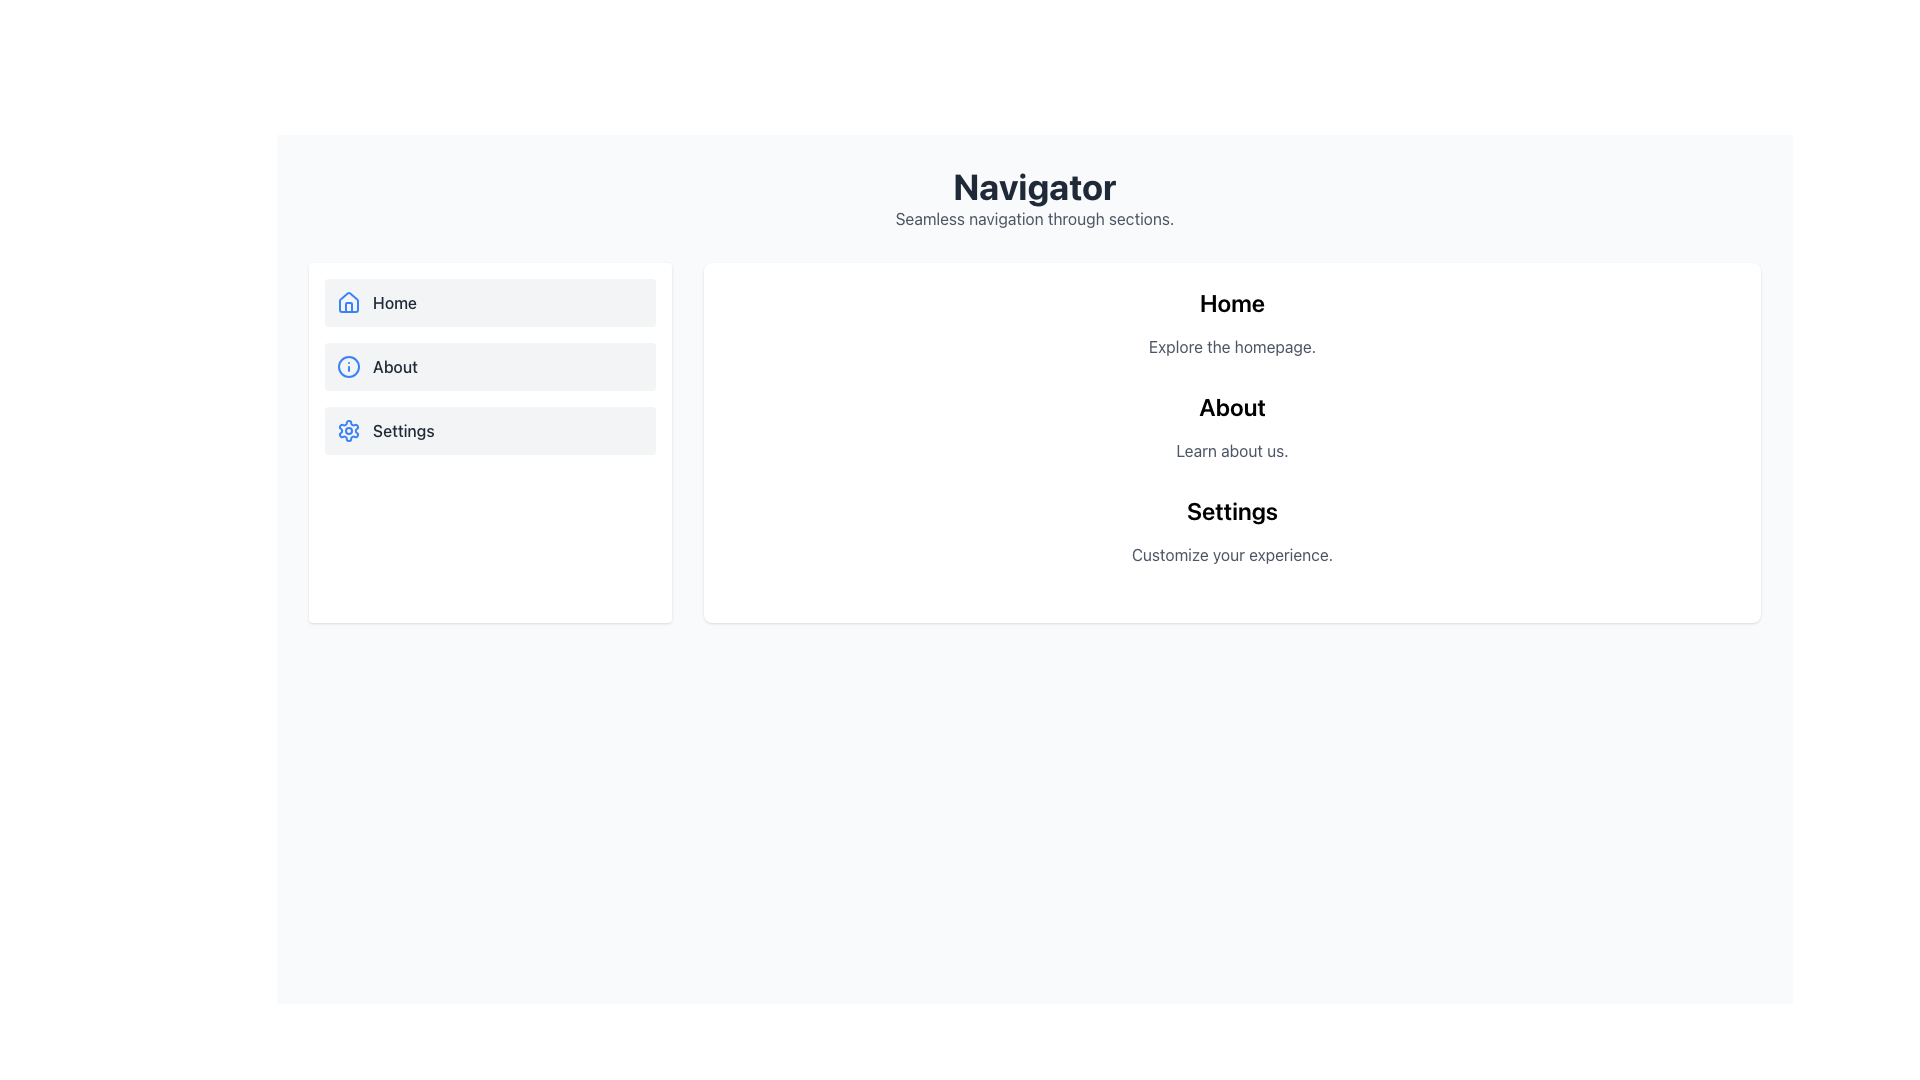 This screenshot has height=1080, width=1920. I want to click on the circular icon representing the 'About' menu option in the sidebar navigation menu, so click(349, 366).